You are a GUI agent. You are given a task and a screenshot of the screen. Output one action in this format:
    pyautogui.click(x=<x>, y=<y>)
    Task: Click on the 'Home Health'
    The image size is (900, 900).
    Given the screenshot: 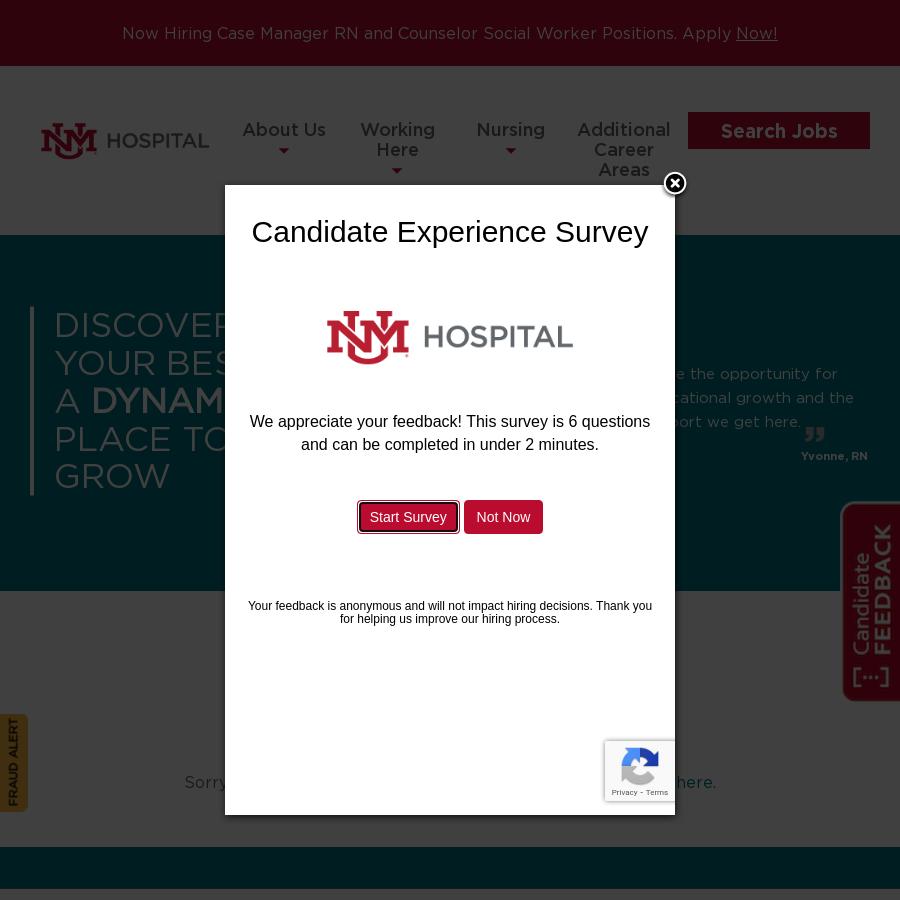 What is the action you would take?
    pyautogui.click(x=623, y=461)
    